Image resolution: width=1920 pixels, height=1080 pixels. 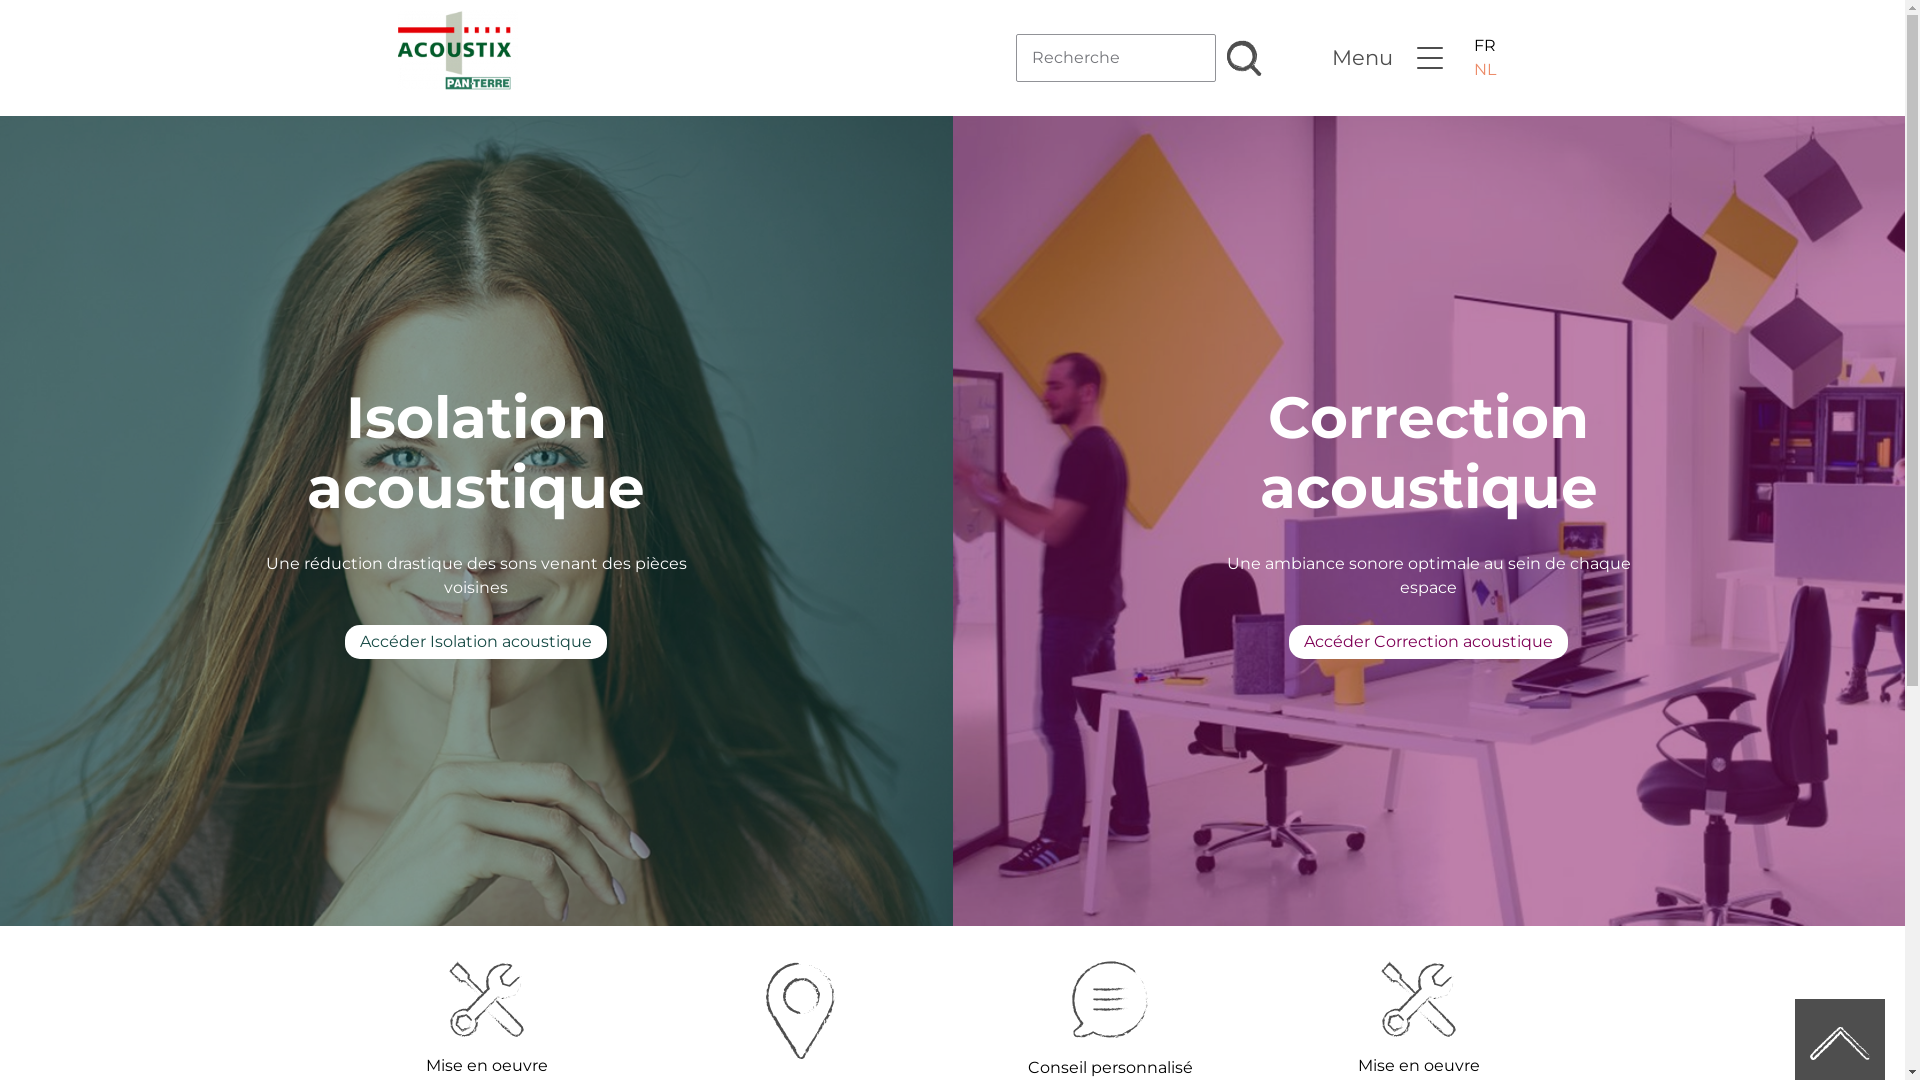 What do you see at coordinates (1484, 68) in the screenshot?
I see `'NL'` at bounding box center [1484, 68].